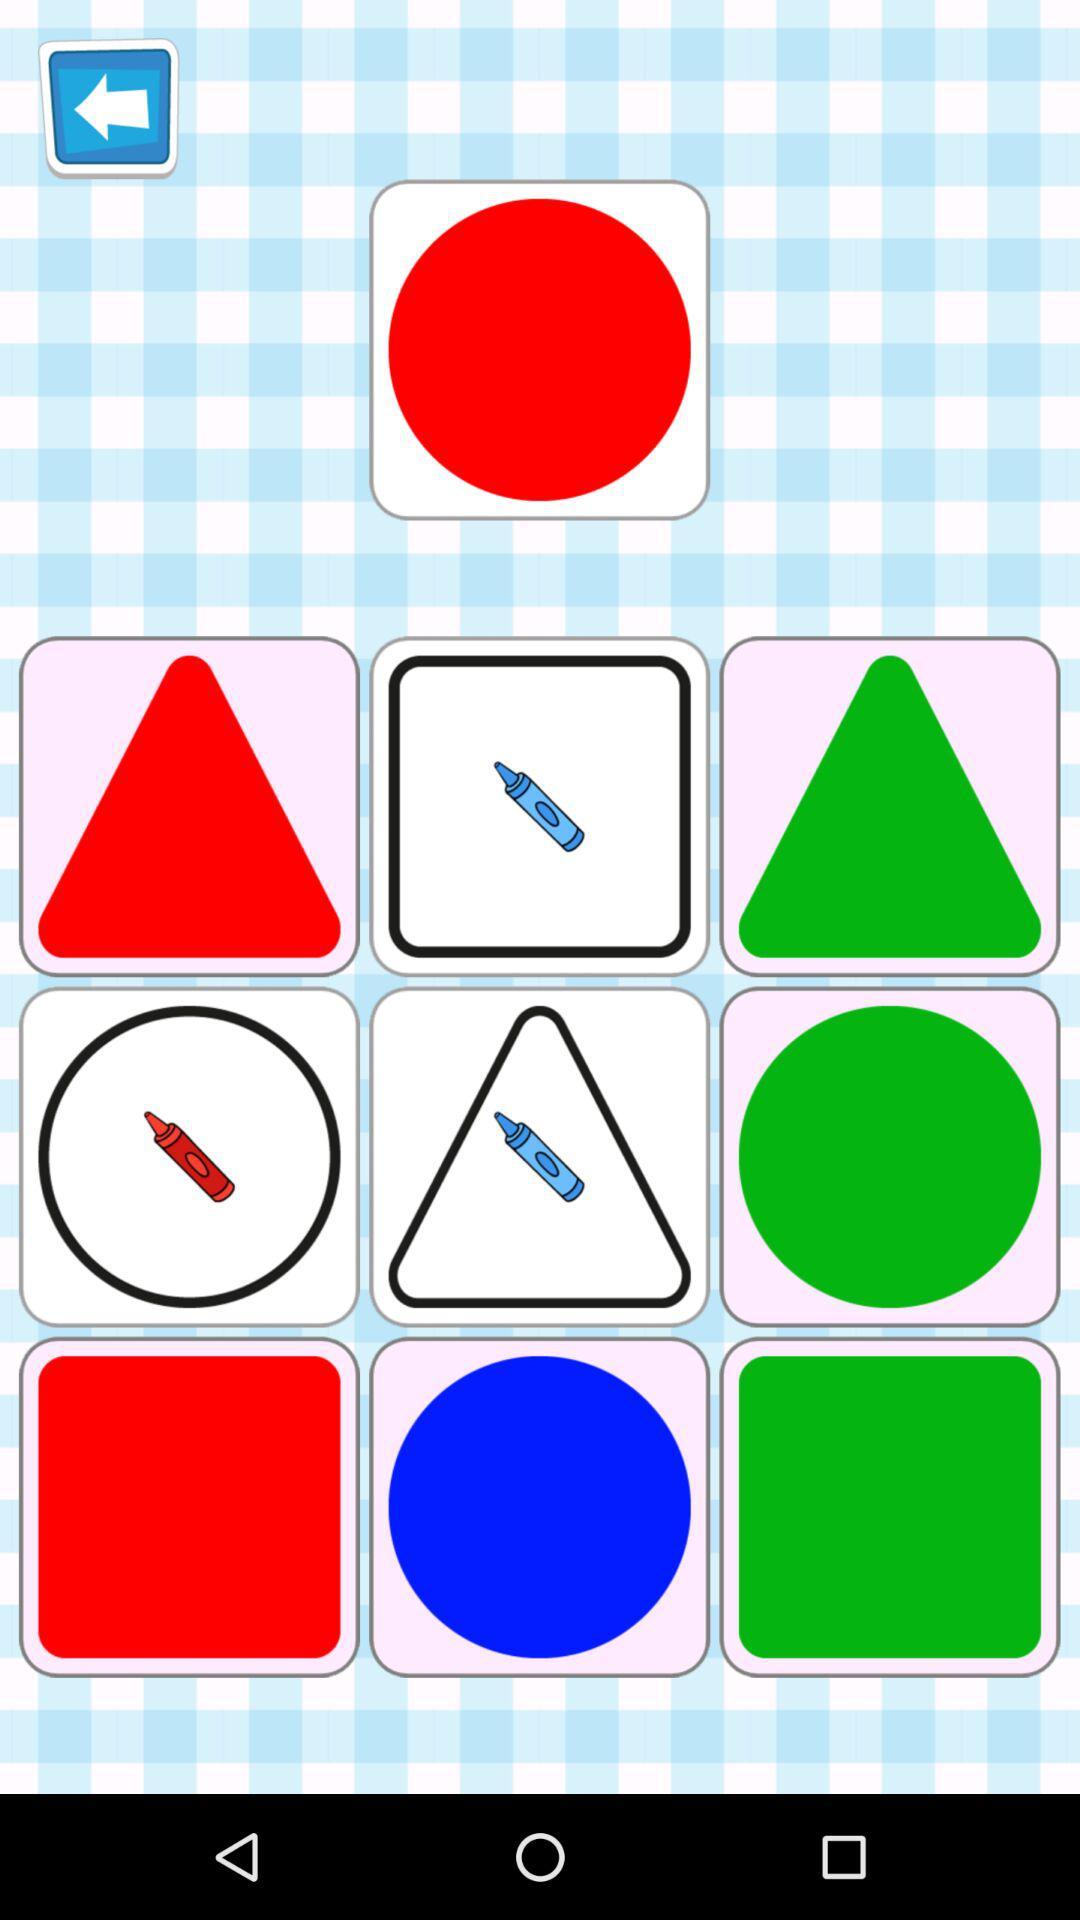 This screenshot has width=1080, height=1920. I want to click on item at the top left corner, so click(108, 107).